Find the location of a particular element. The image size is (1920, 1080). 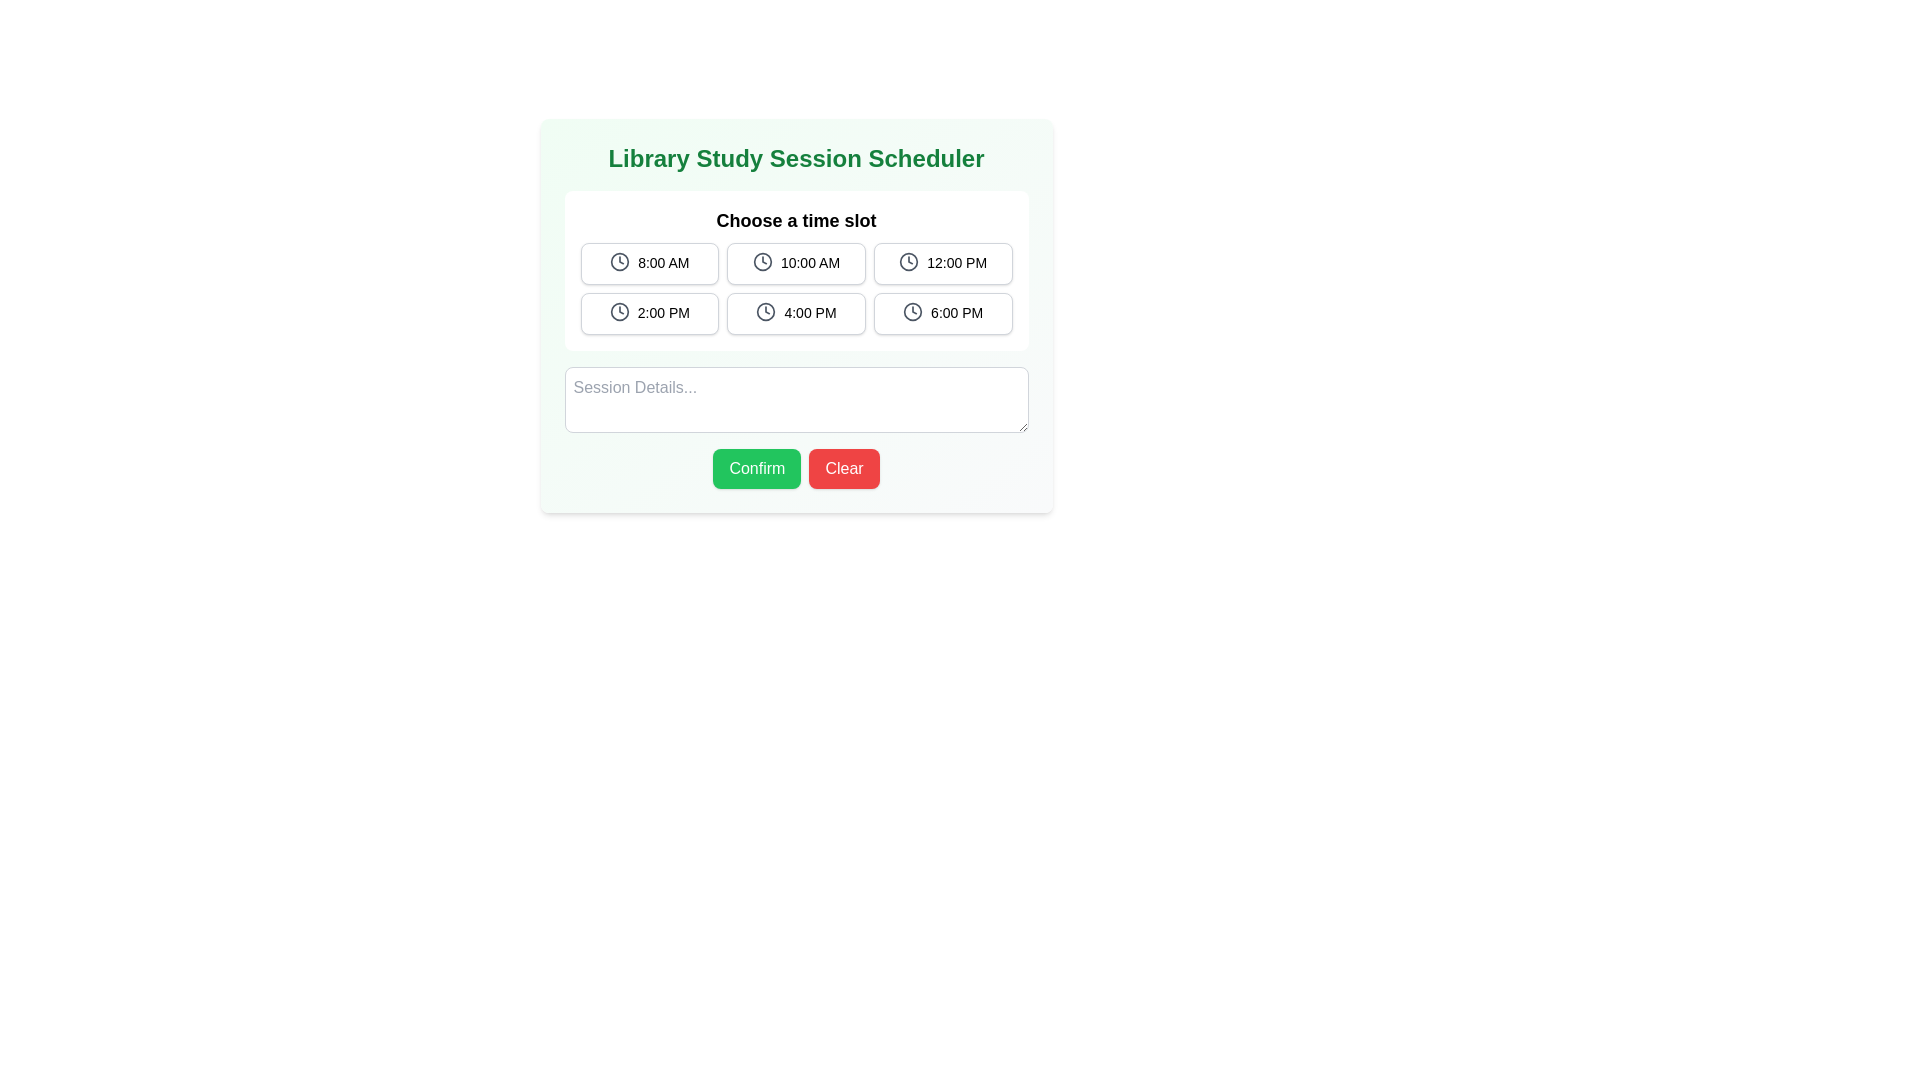

the confirm button located to the left of the red 'Clear' button at the bottom of the dialog box to confirm your actions or choices is located at coordinates (756, 469).